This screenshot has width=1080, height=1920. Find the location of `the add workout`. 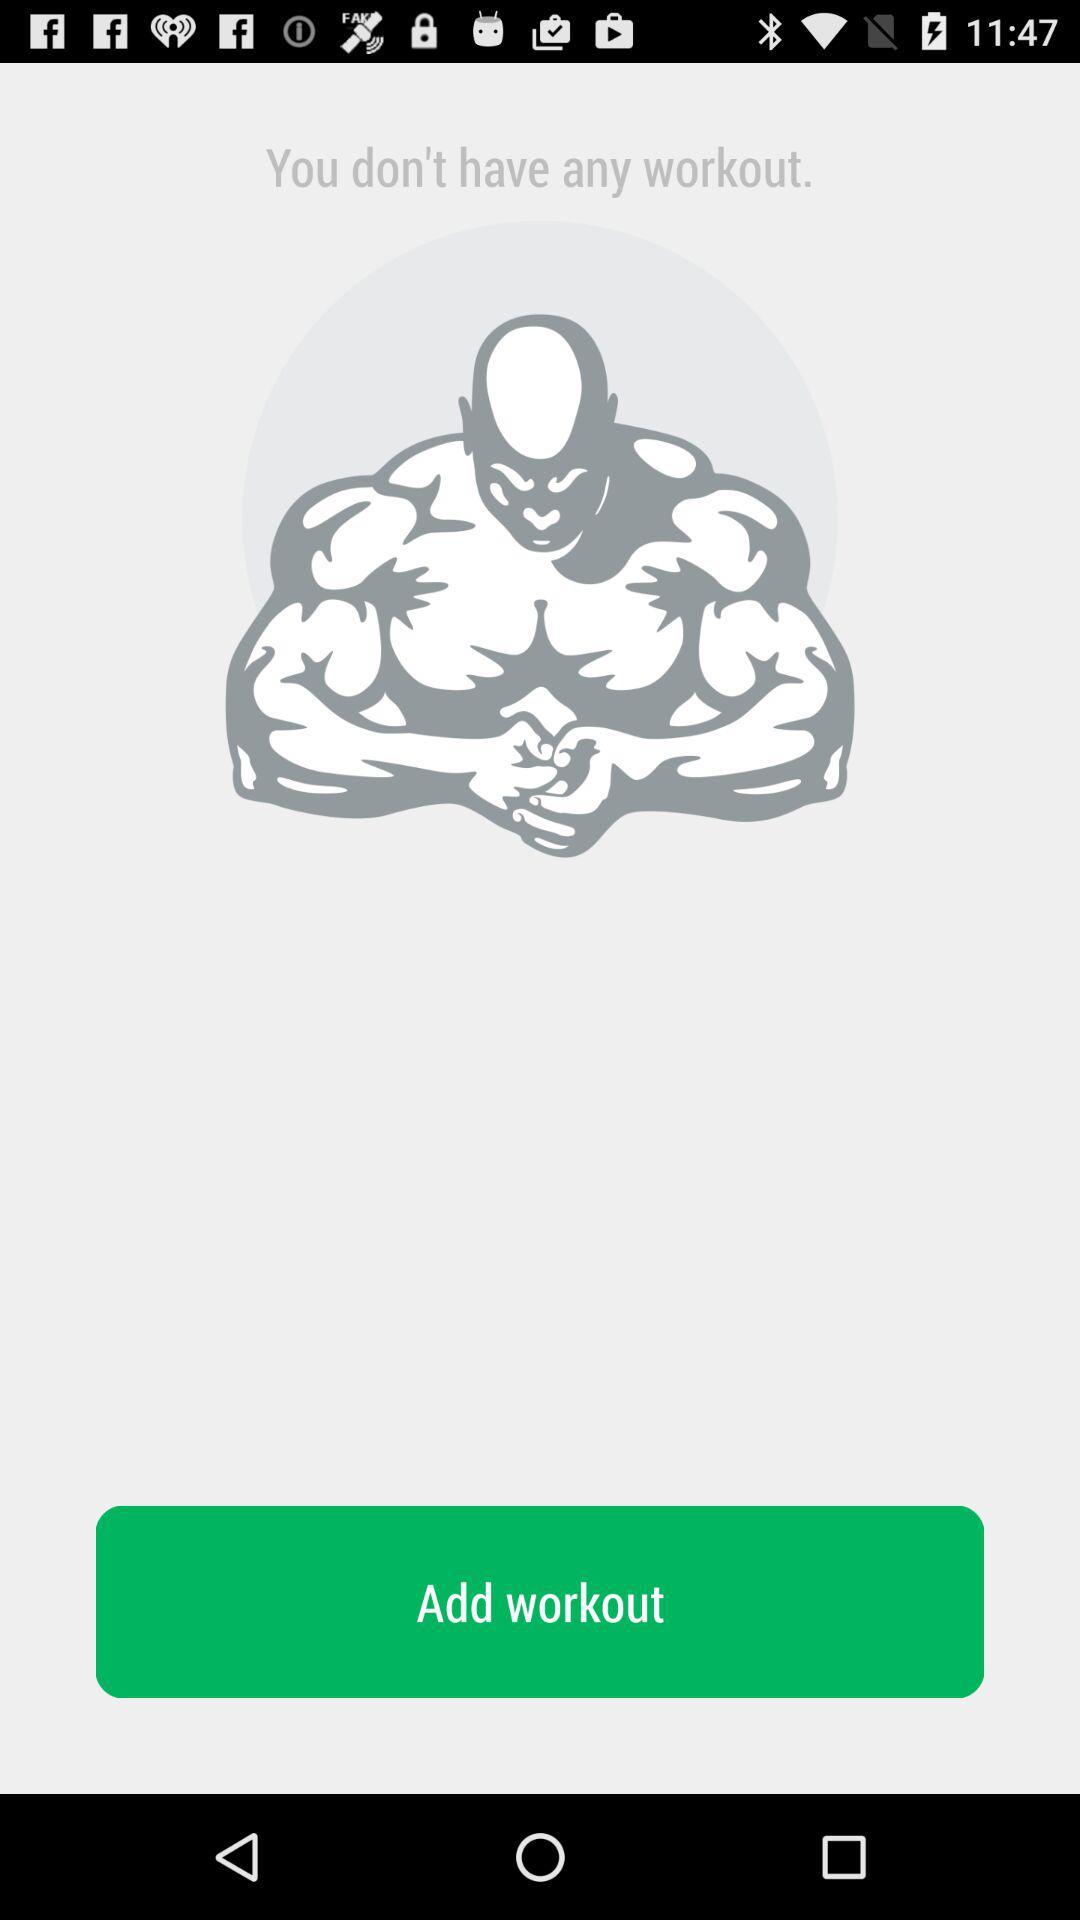

the add workout is located at coordinates (540, 1602).